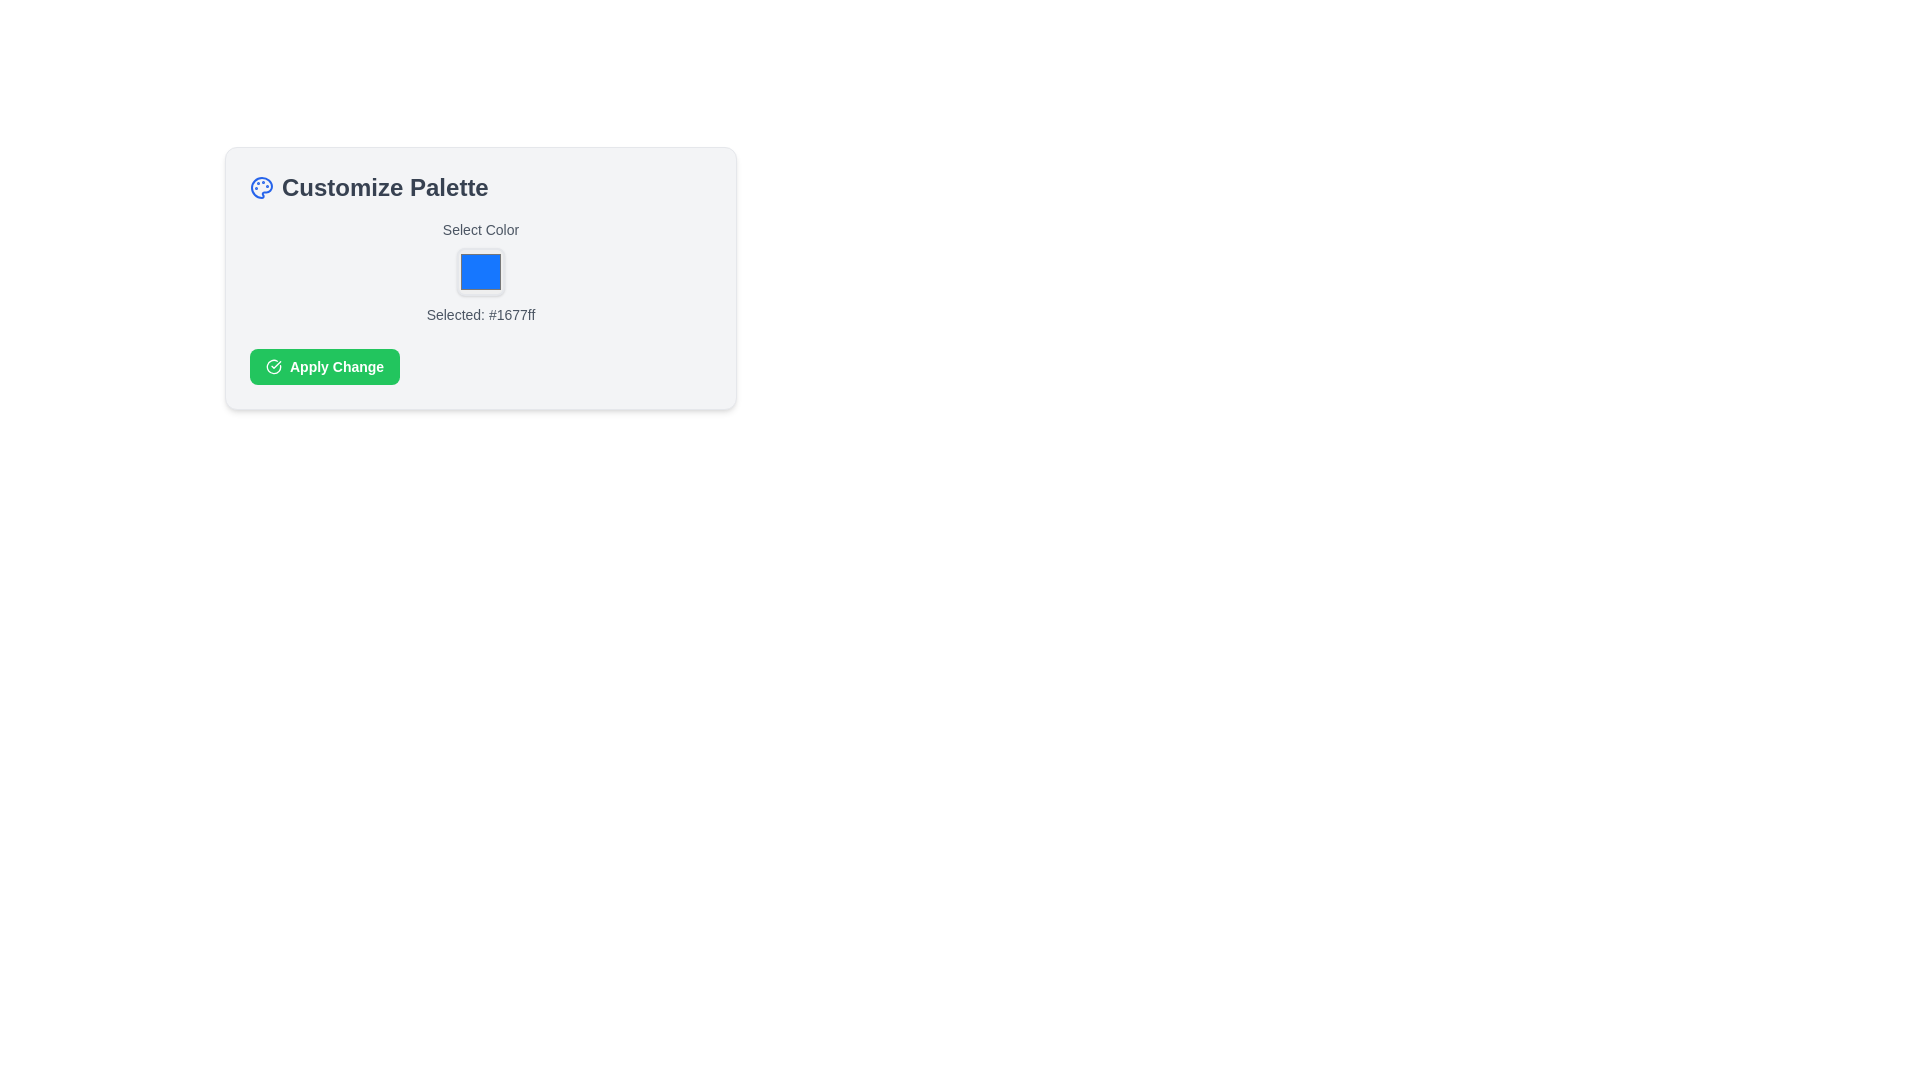 The image size is (1920, 1080). What do you see at coordinates (480, 229) in the screenshot?
I see `the 'Select Color' label, which is displayed in gray and indicates the color selection functionality` at bounding box center [480, 229].